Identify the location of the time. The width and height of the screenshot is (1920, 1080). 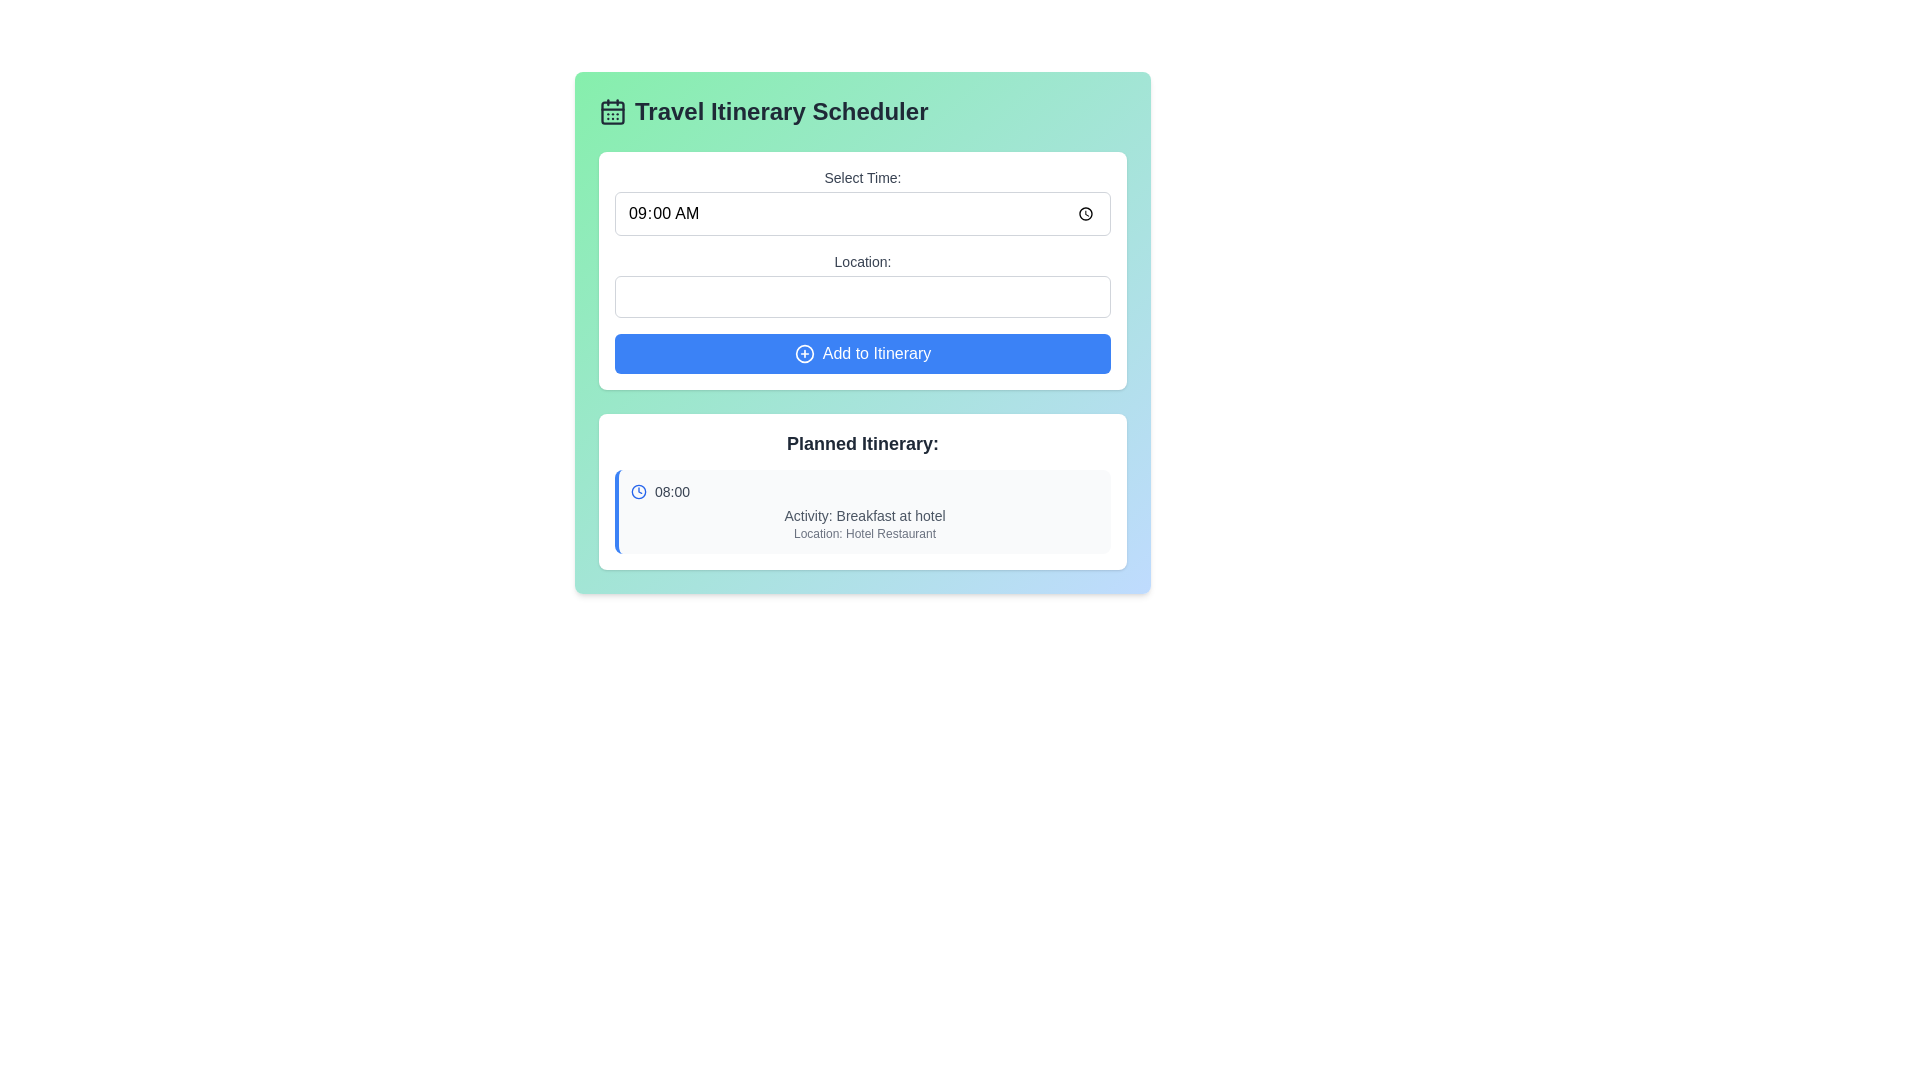
(863, 213).